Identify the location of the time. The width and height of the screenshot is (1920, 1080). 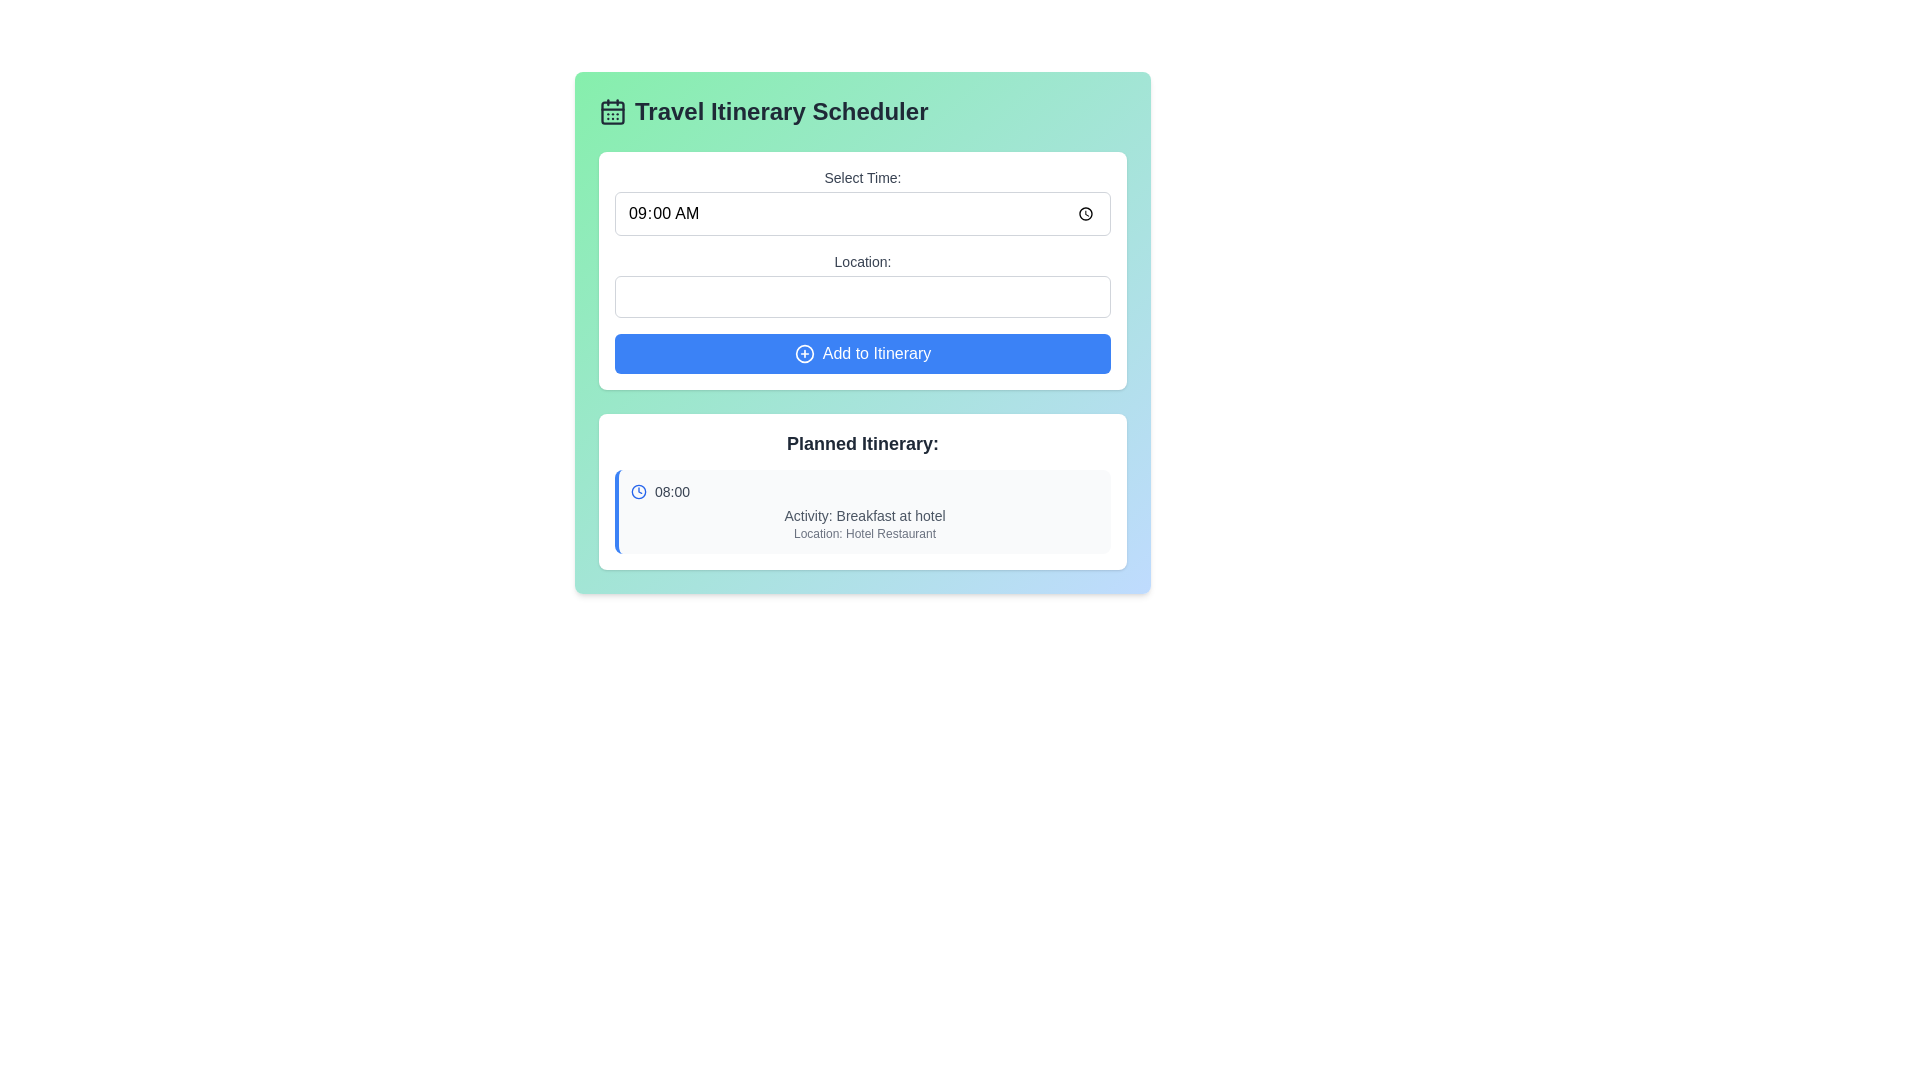
(863, 213).